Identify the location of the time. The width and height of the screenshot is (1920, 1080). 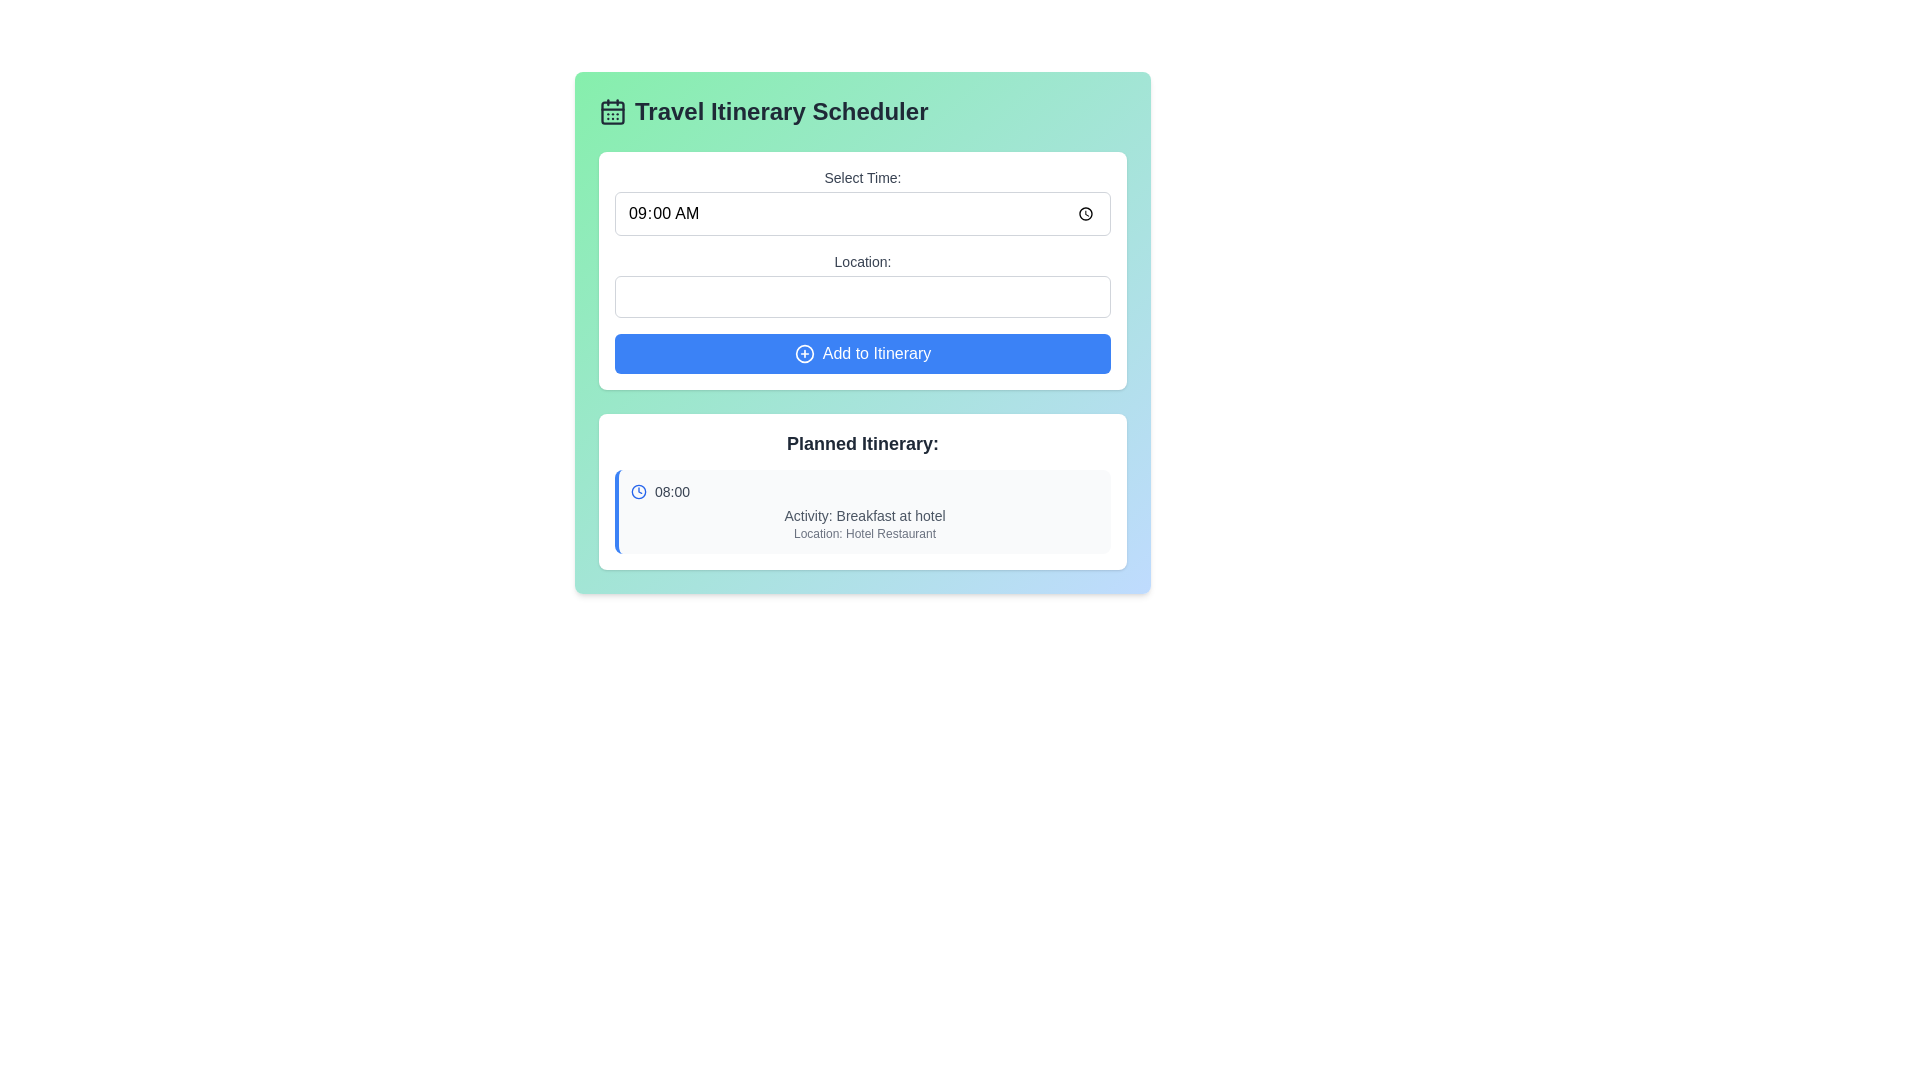
(863, 213).